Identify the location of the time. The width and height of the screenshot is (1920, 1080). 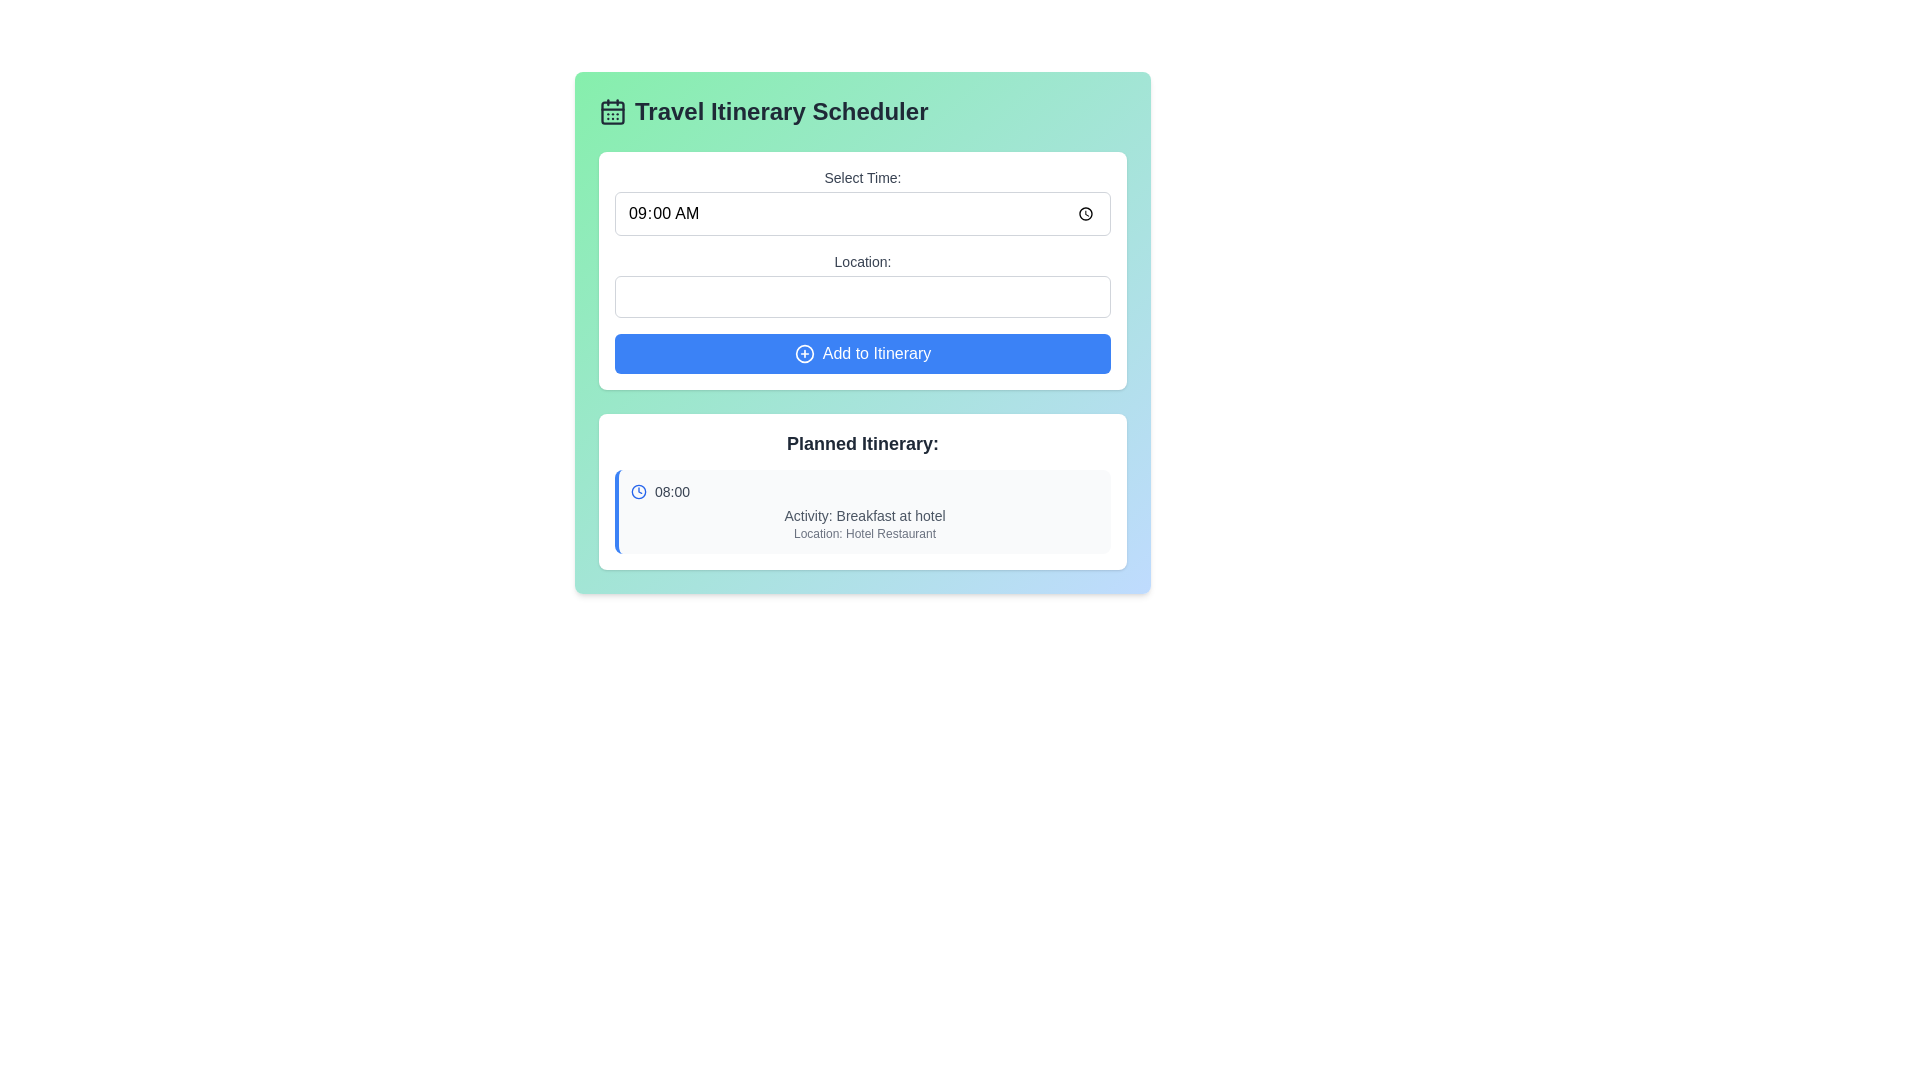
(863, 213).